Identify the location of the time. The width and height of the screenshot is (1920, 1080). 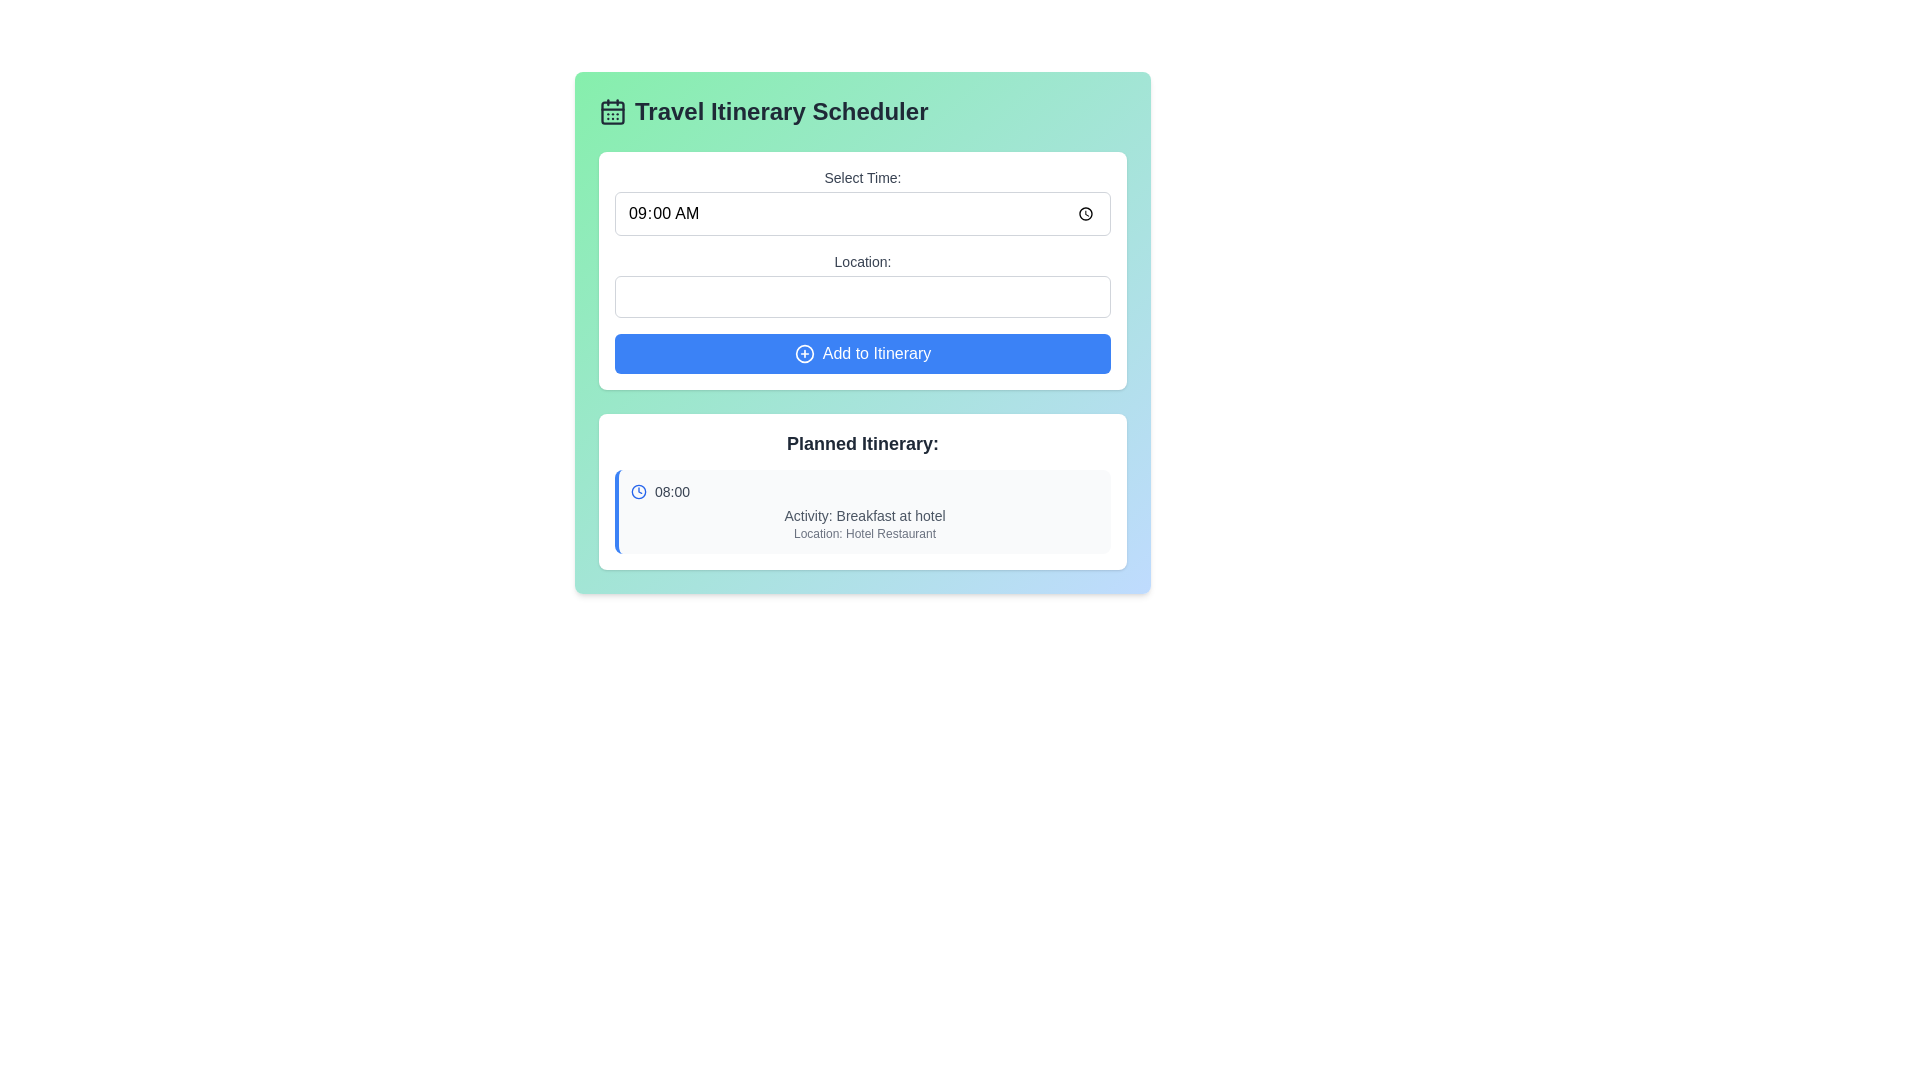
(863, 213).